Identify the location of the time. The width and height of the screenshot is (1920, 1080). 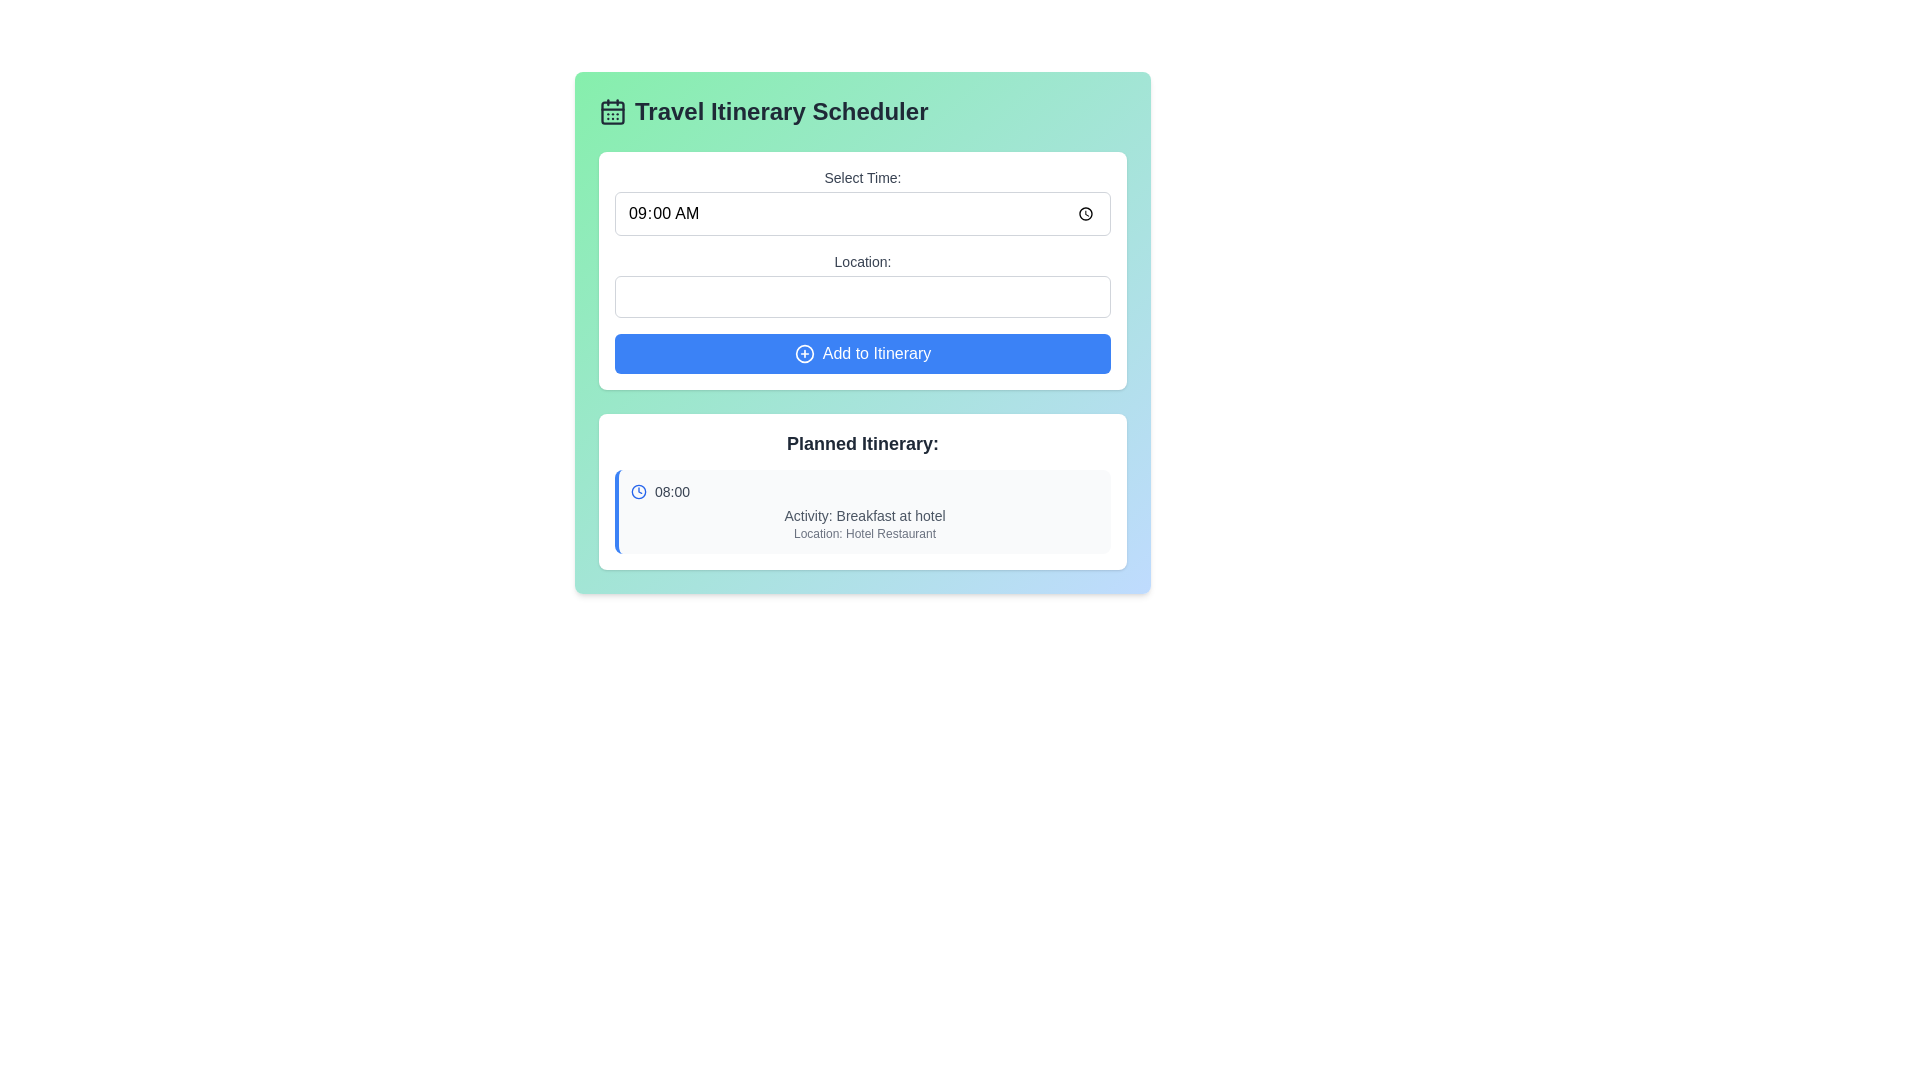
(863, 213).